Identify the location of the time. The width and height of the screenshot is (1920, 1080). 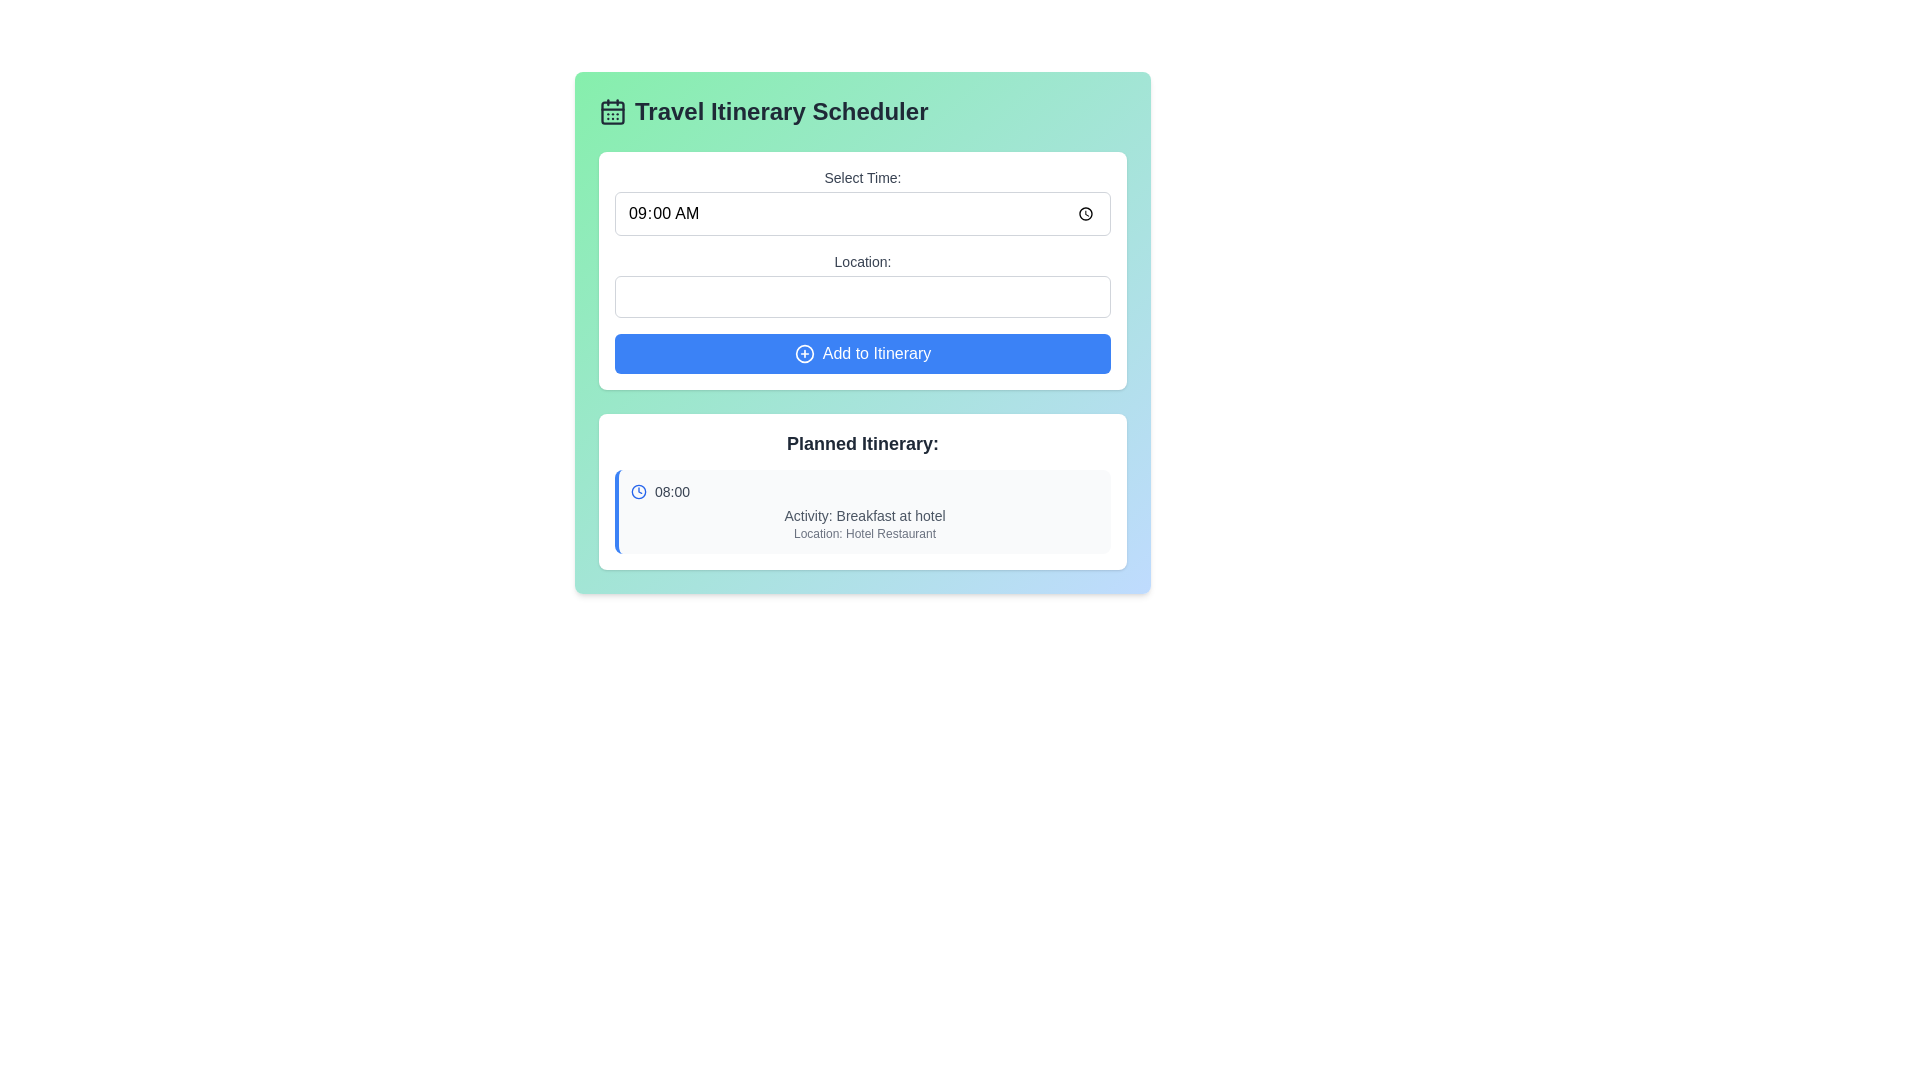
(863, 213).